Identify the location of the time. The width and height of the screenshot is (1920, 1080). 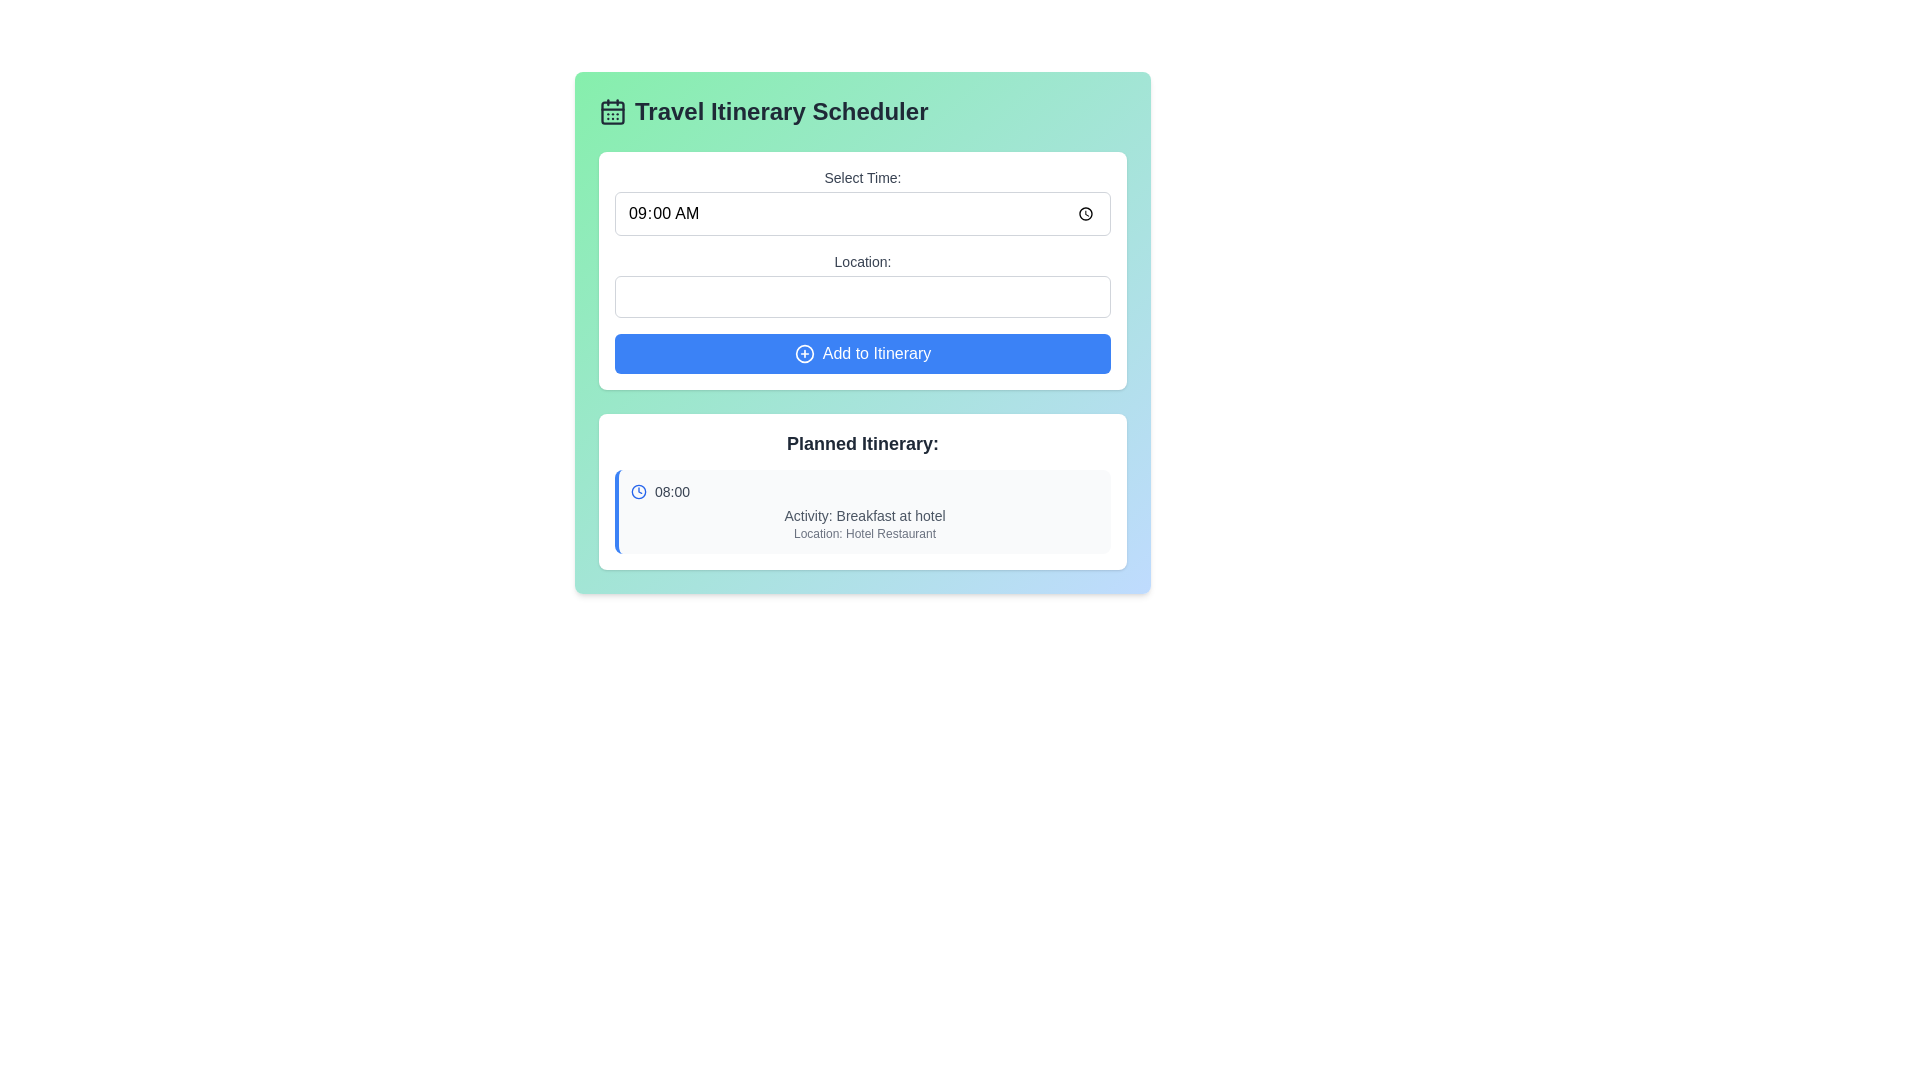
(863, 213).